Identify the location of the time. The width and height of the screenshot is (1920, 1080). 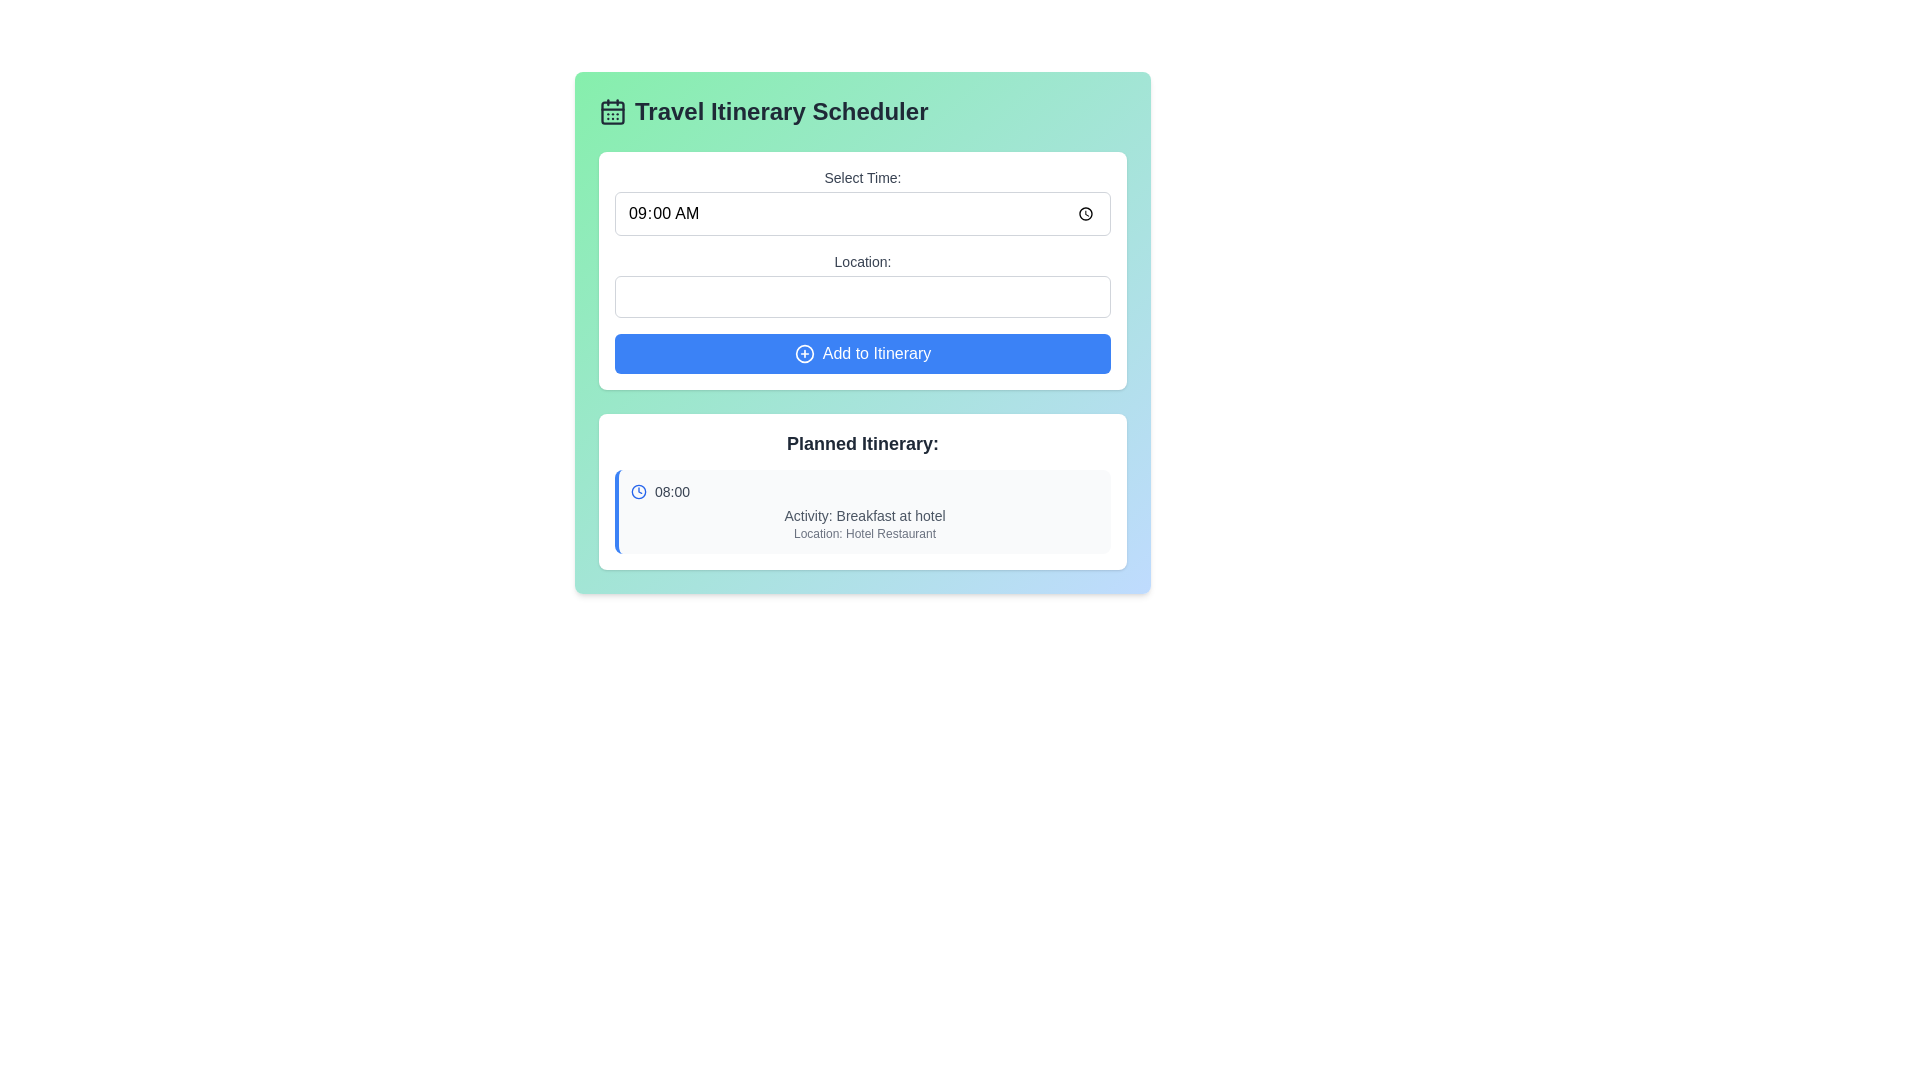
(863, 213).